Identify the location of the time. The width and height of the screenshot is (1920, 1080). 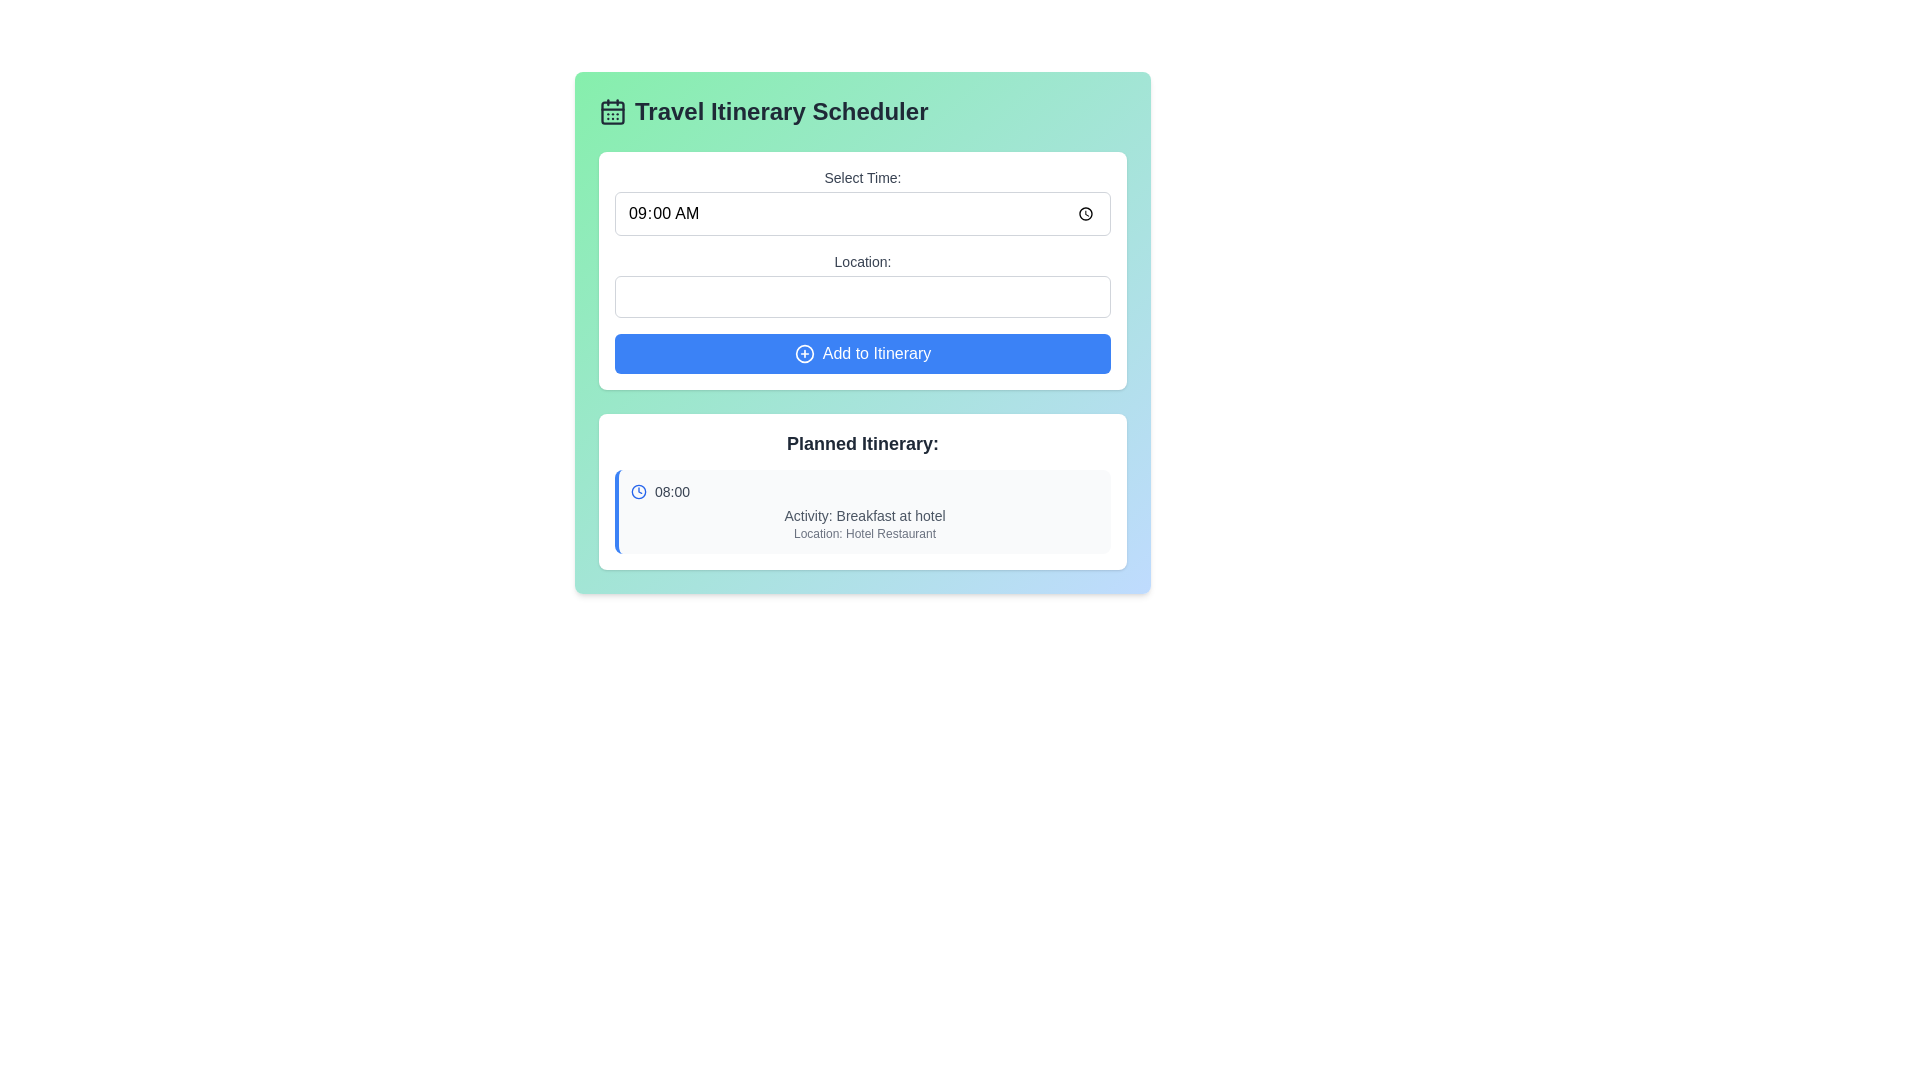
(863, 213).